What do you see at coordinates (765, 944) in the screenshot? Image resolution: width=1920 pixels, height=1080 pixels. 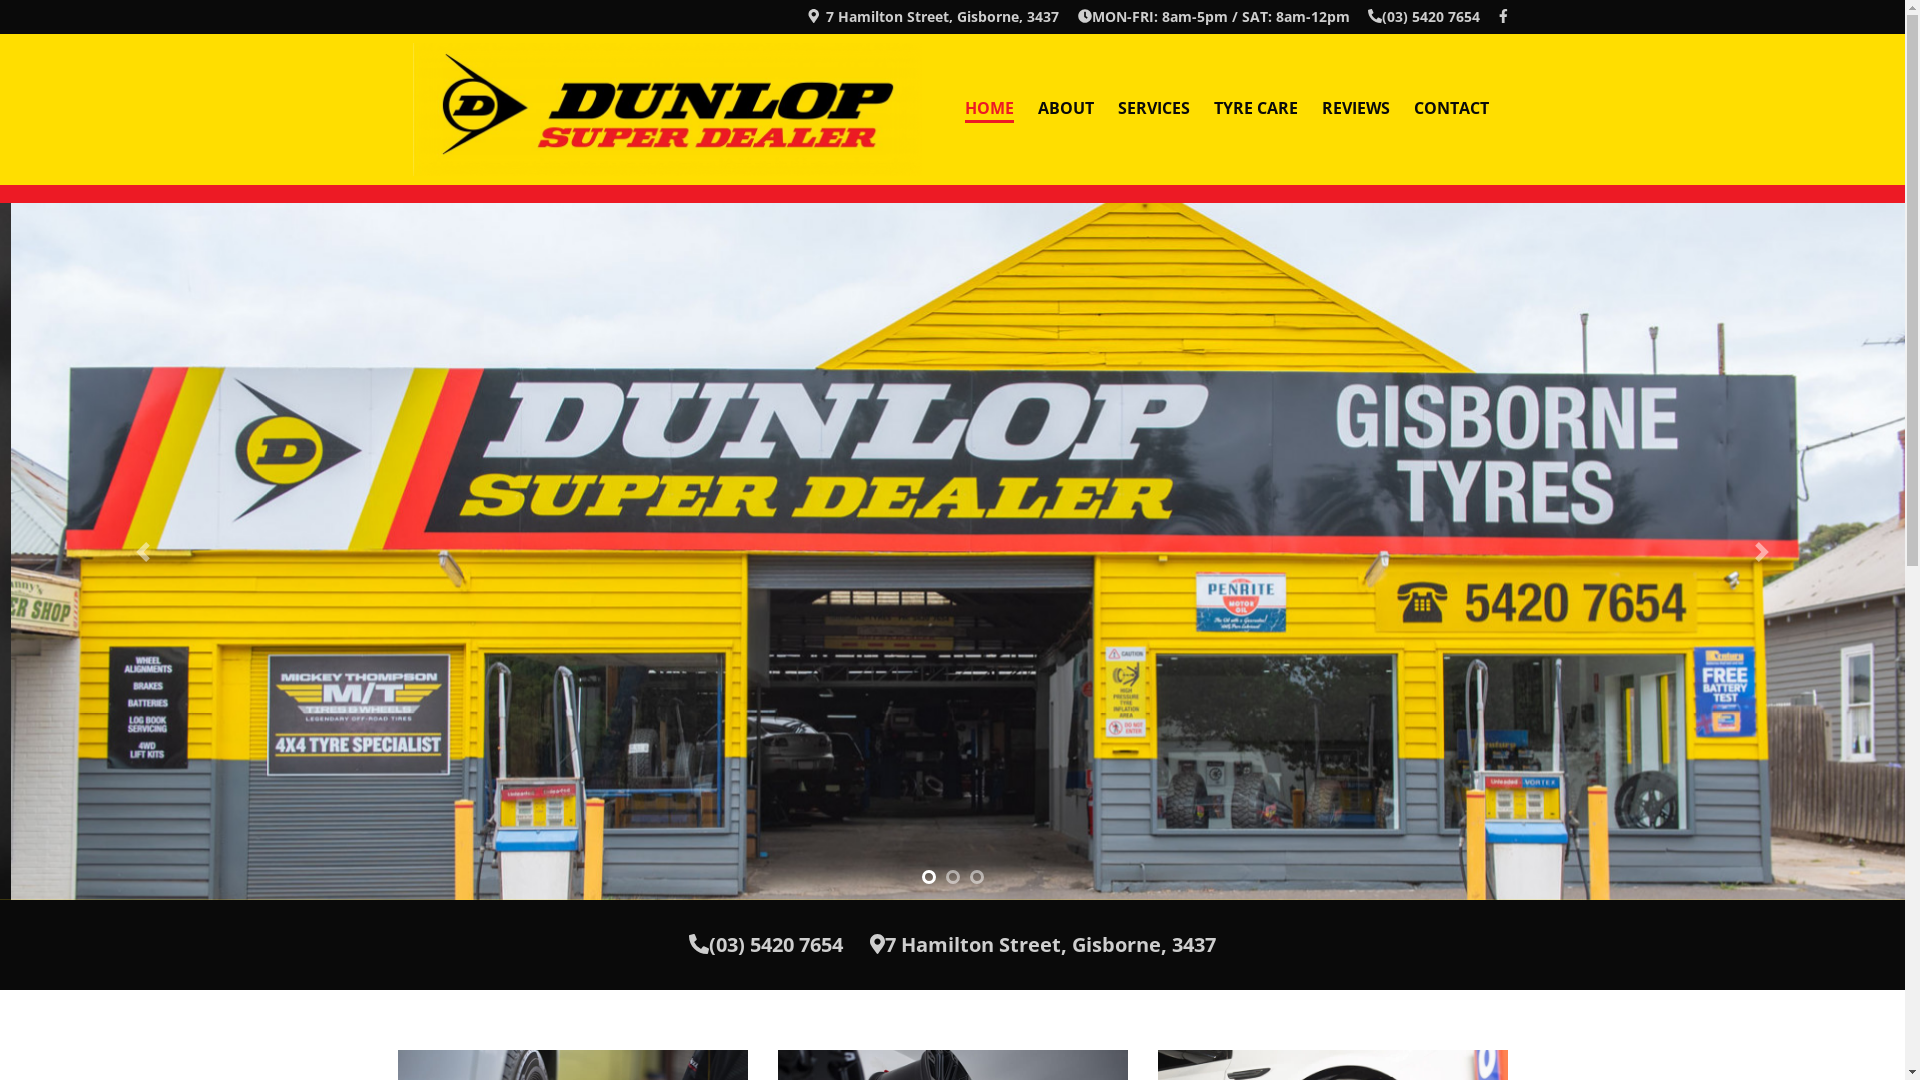 I see `'(03) 5420 7654'` at bounding box center [765, 944].